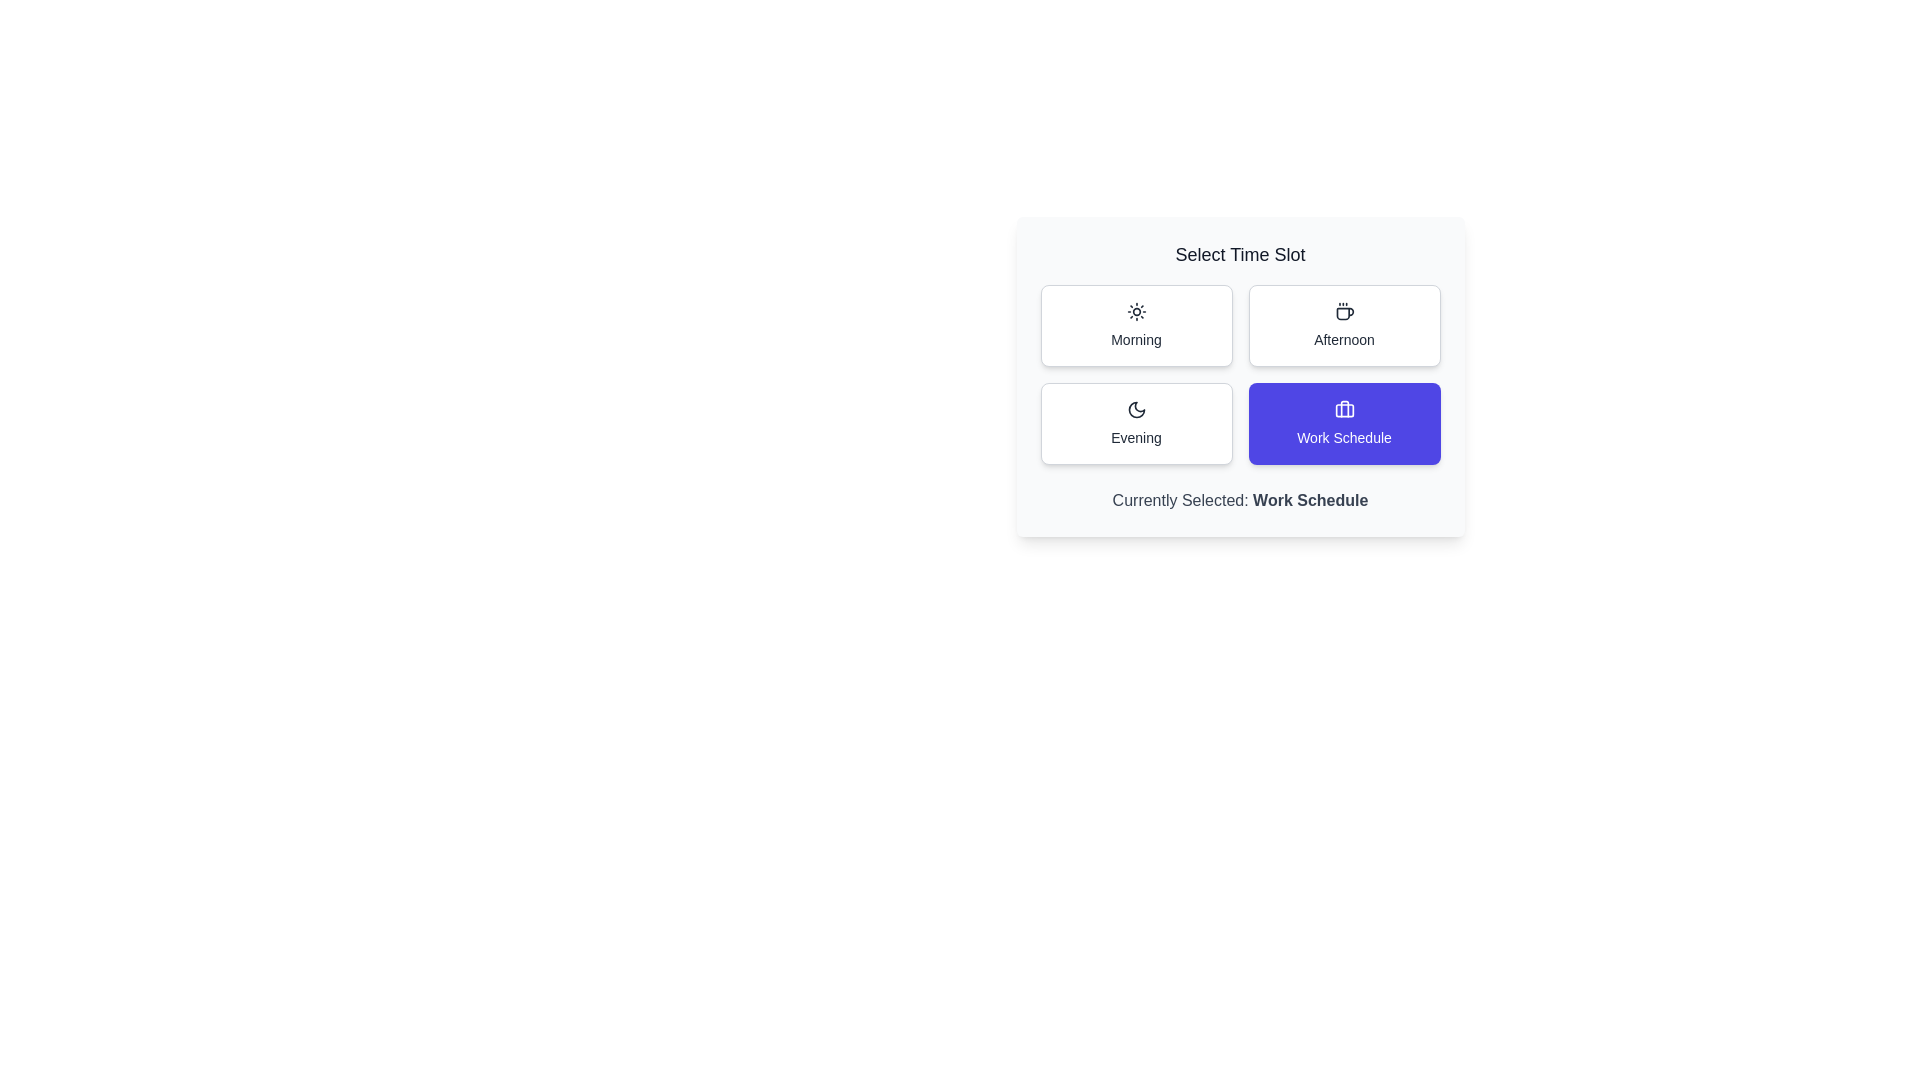 The height and width of the screenshot is (1080, 1920). What do you see at coordinates (1344, 325) in the screenshot?
I see `the time slot by clicking on the button labeled Afternoon` at bounding box center [1344, 325].